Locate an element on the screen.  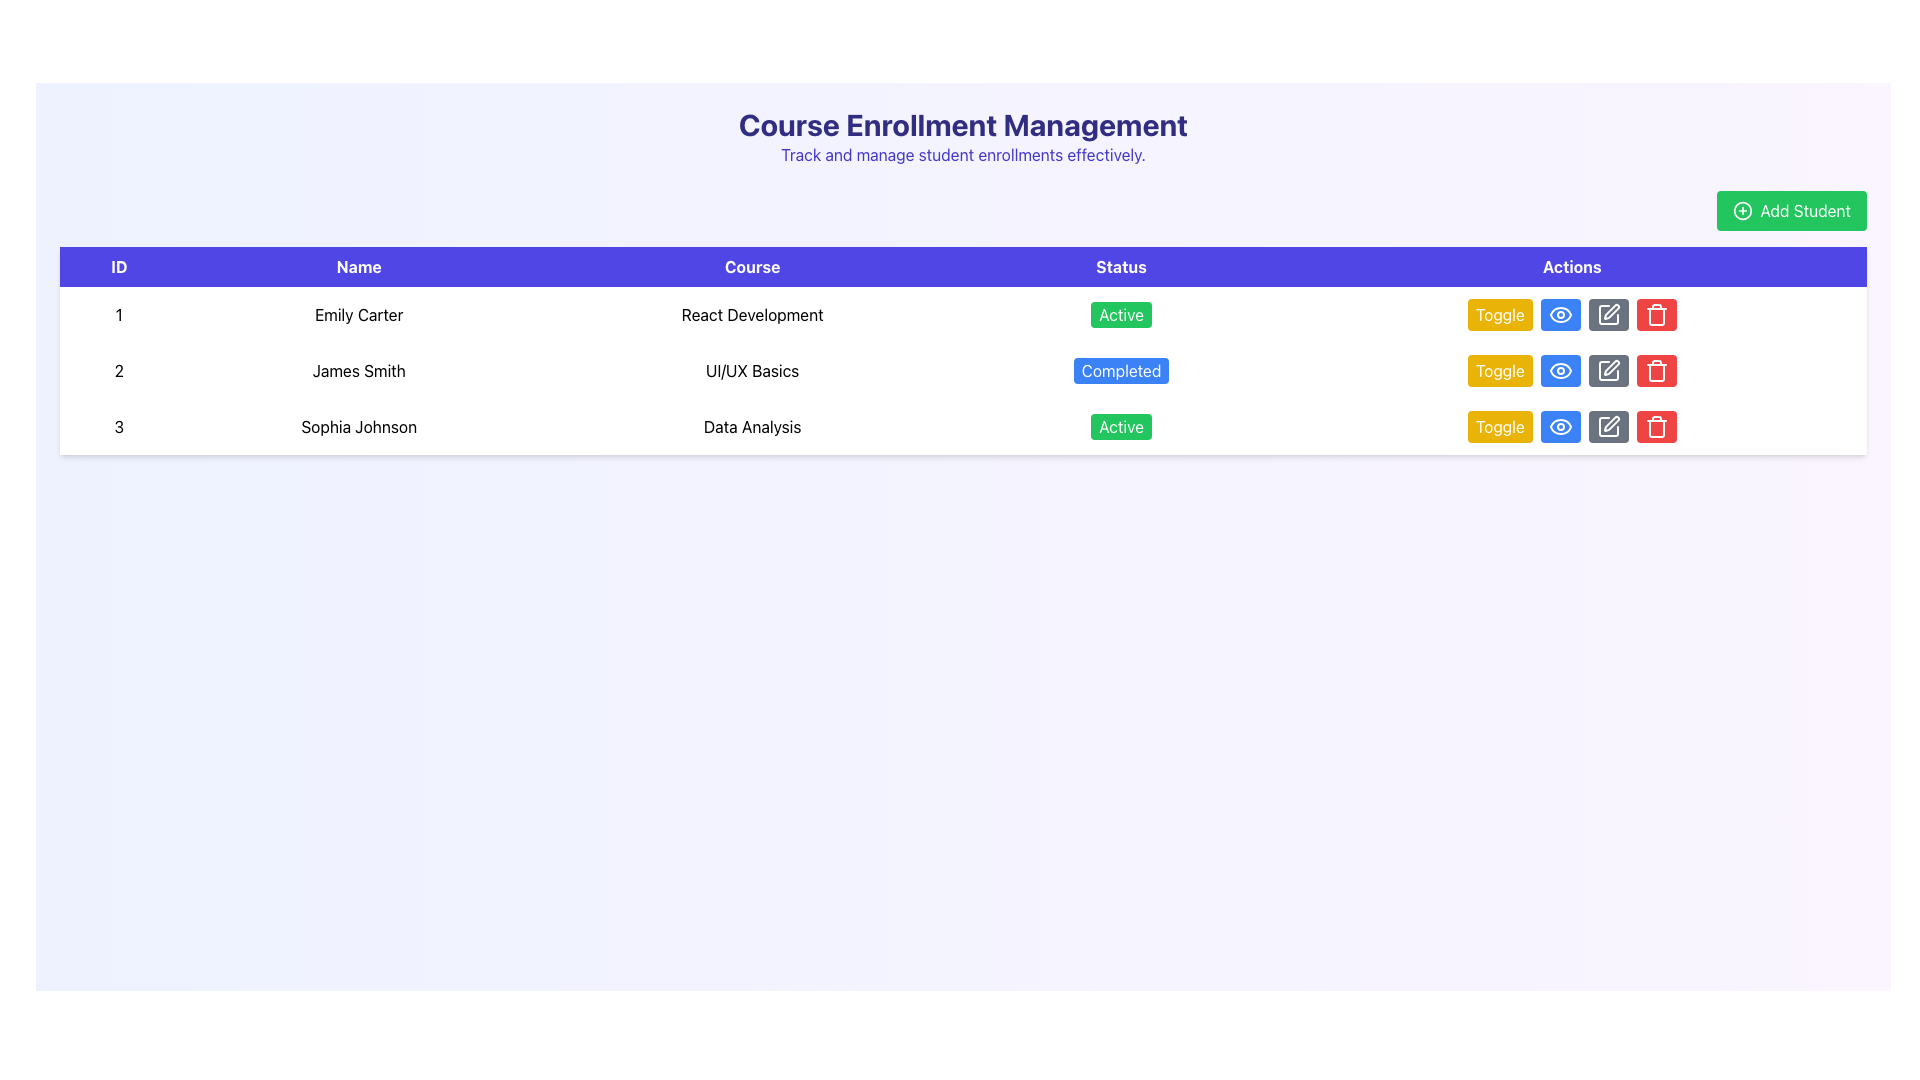
the rectangular button with a gray background and a white pen icon in the third row of the 'Actions' column is located at coordinates (1608, 315).